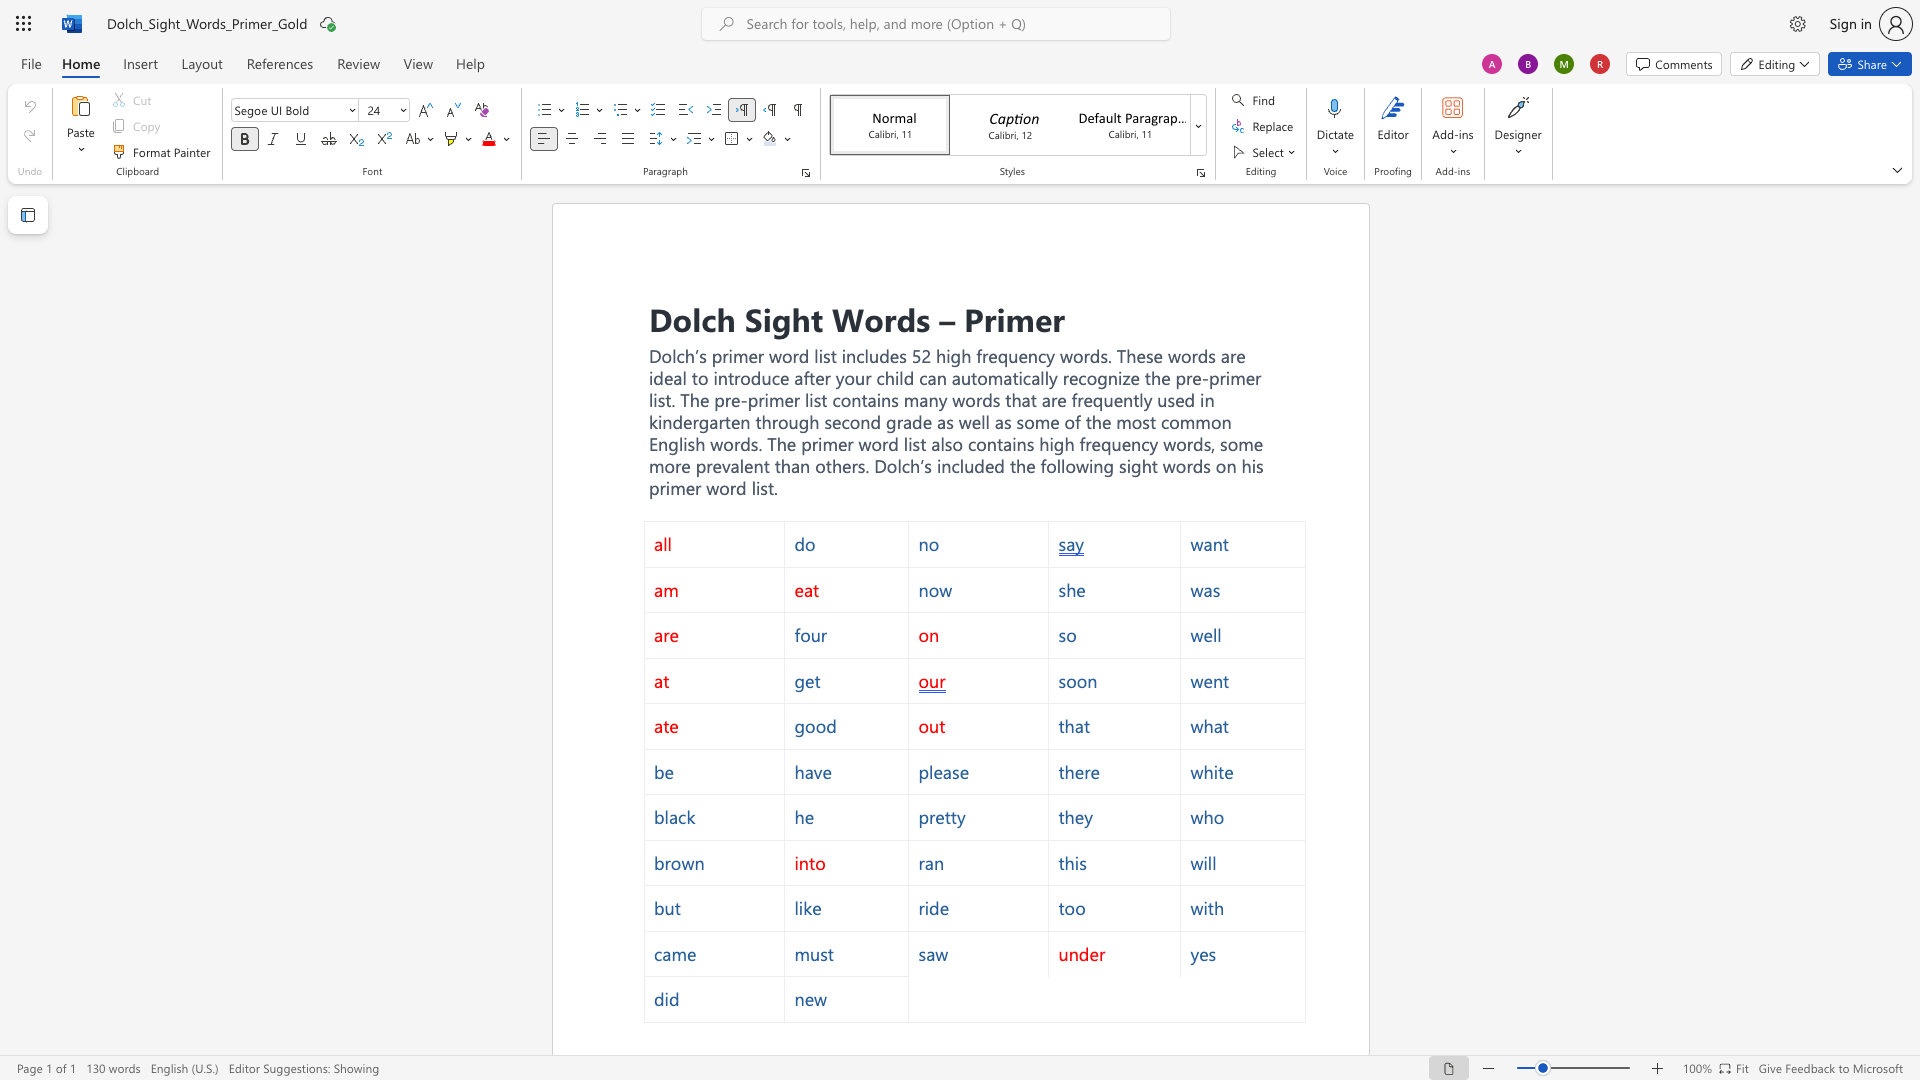 The image size is (1920, 1080). I want to click on the 2th character "o" in the text, so click(873, 317).